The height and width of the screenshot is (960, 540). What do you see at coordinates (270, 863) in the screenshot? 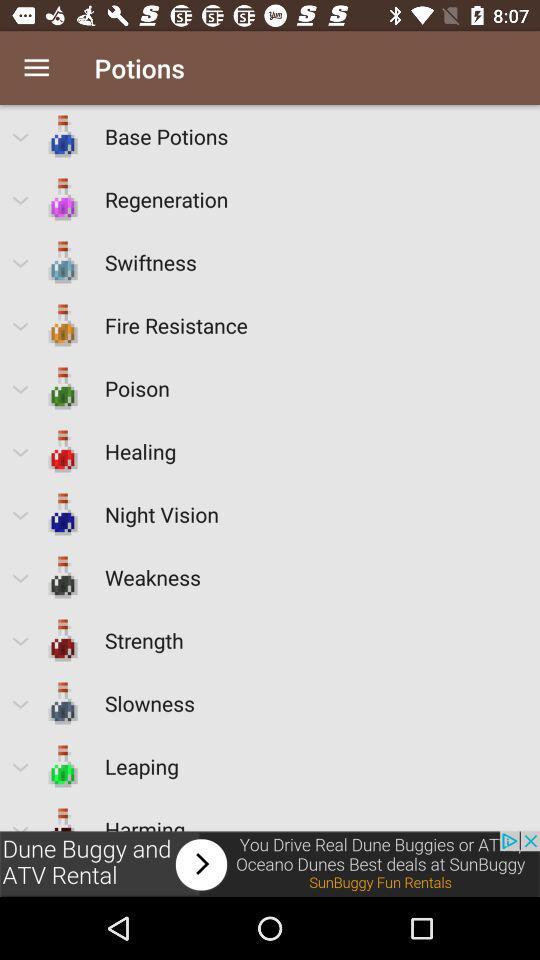
I see `open advertisement` at bounding box center [270, 863].